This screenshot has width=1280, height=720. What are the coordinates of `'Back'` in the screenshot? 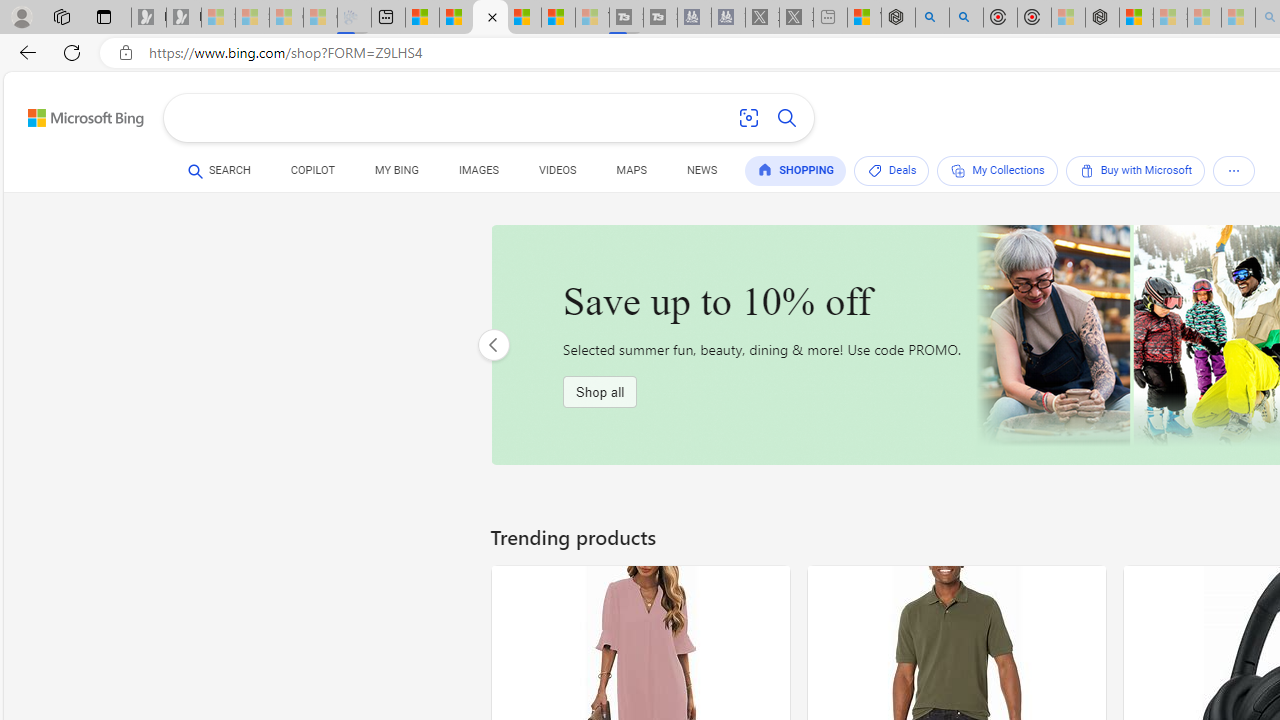 It's located at (24, 51).